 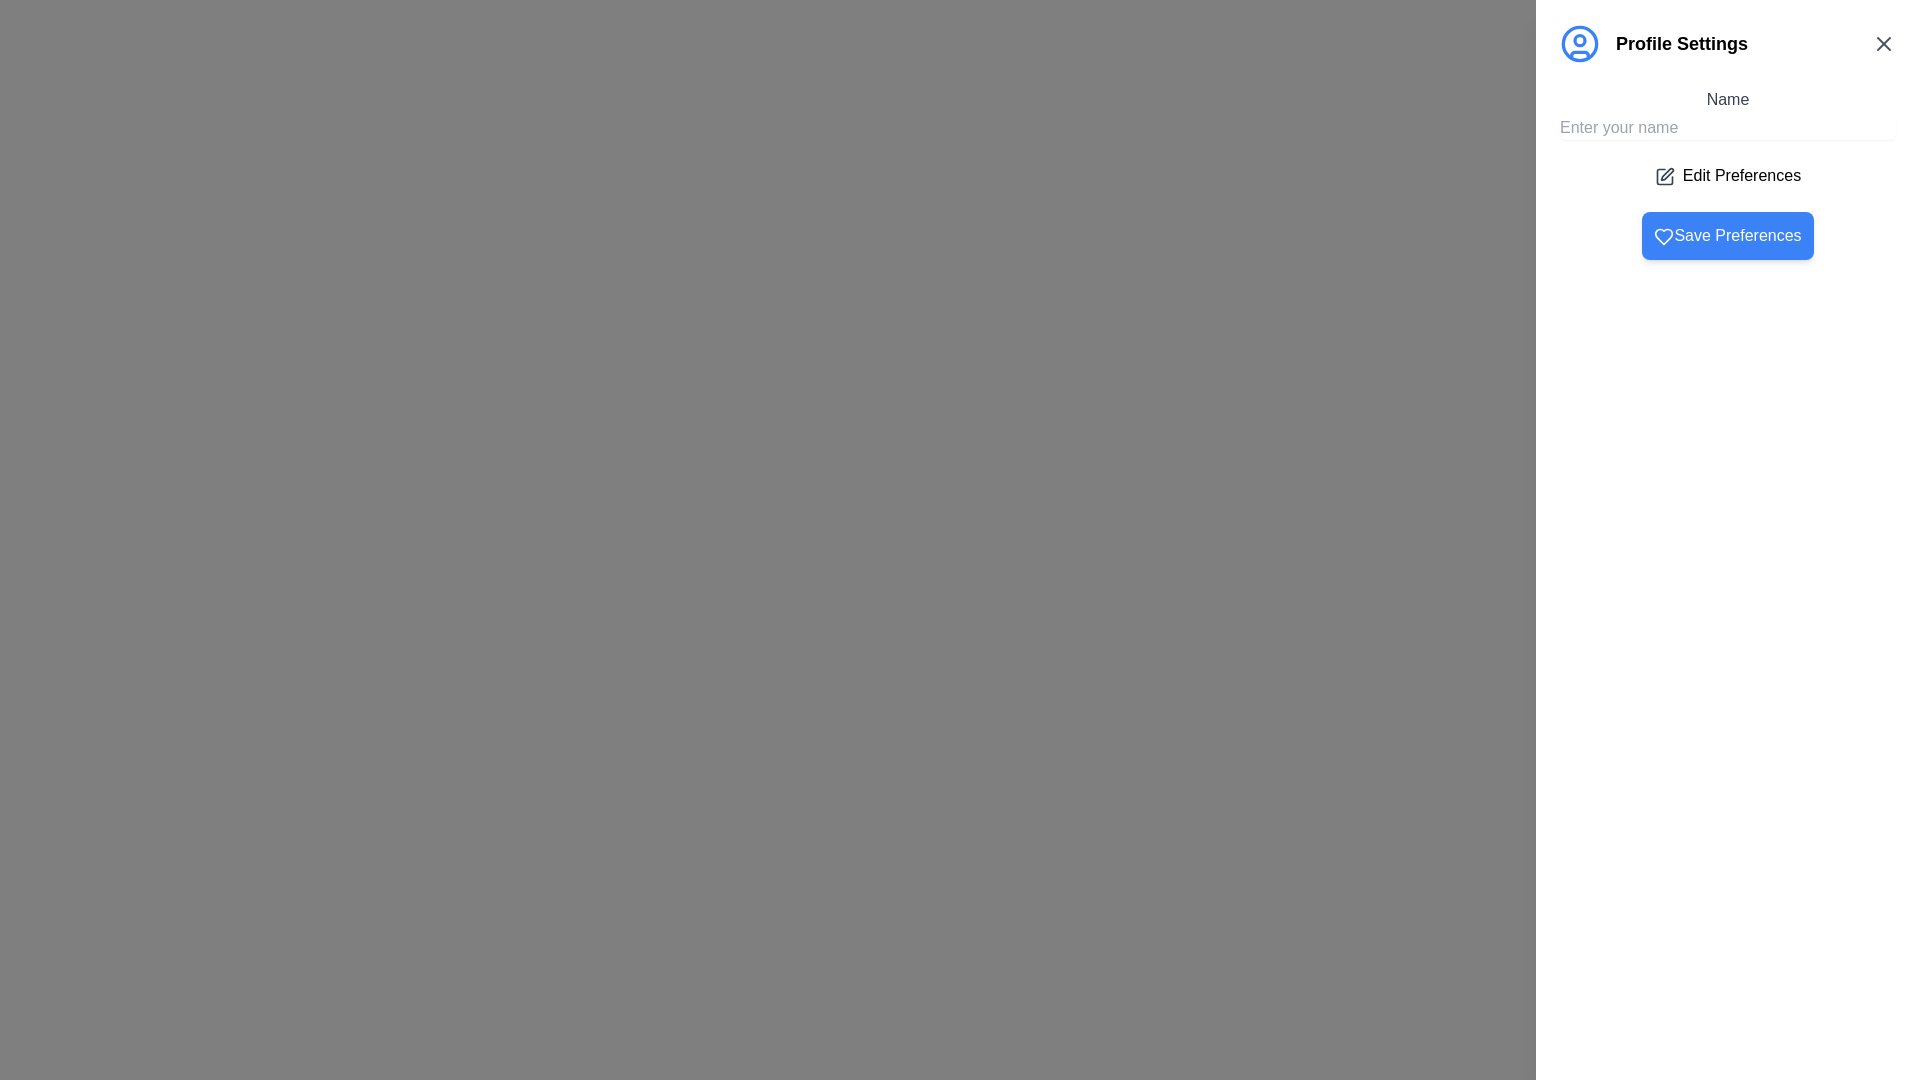 What do you see at coordinates (1727, 175) in the screenshot?
I see `the static label with an icon that indicates the initiation of a section related to editing preferences, located below the 'Name' text input field and above the 'Save Preferences' button` at bounding box center [1727, 175].